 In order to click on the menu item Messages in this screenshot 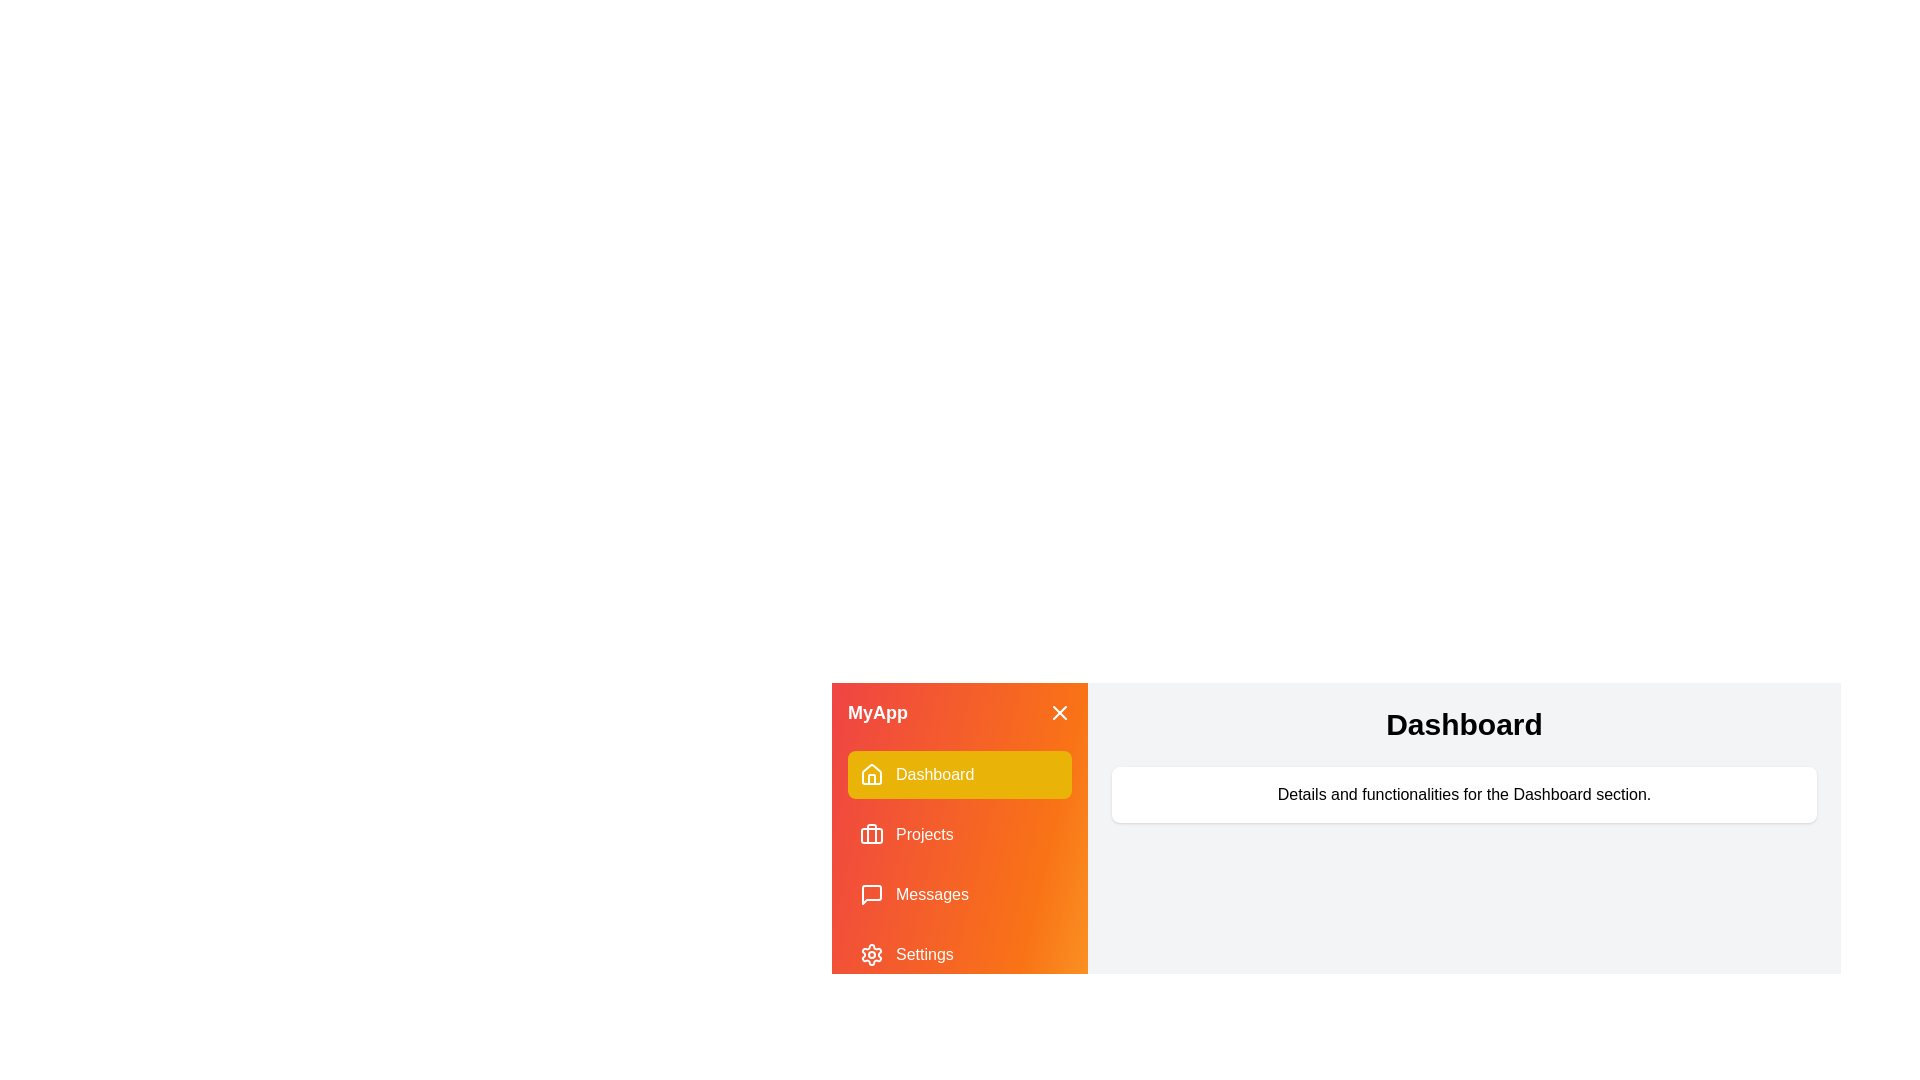, I will do `click(960, 893)`.